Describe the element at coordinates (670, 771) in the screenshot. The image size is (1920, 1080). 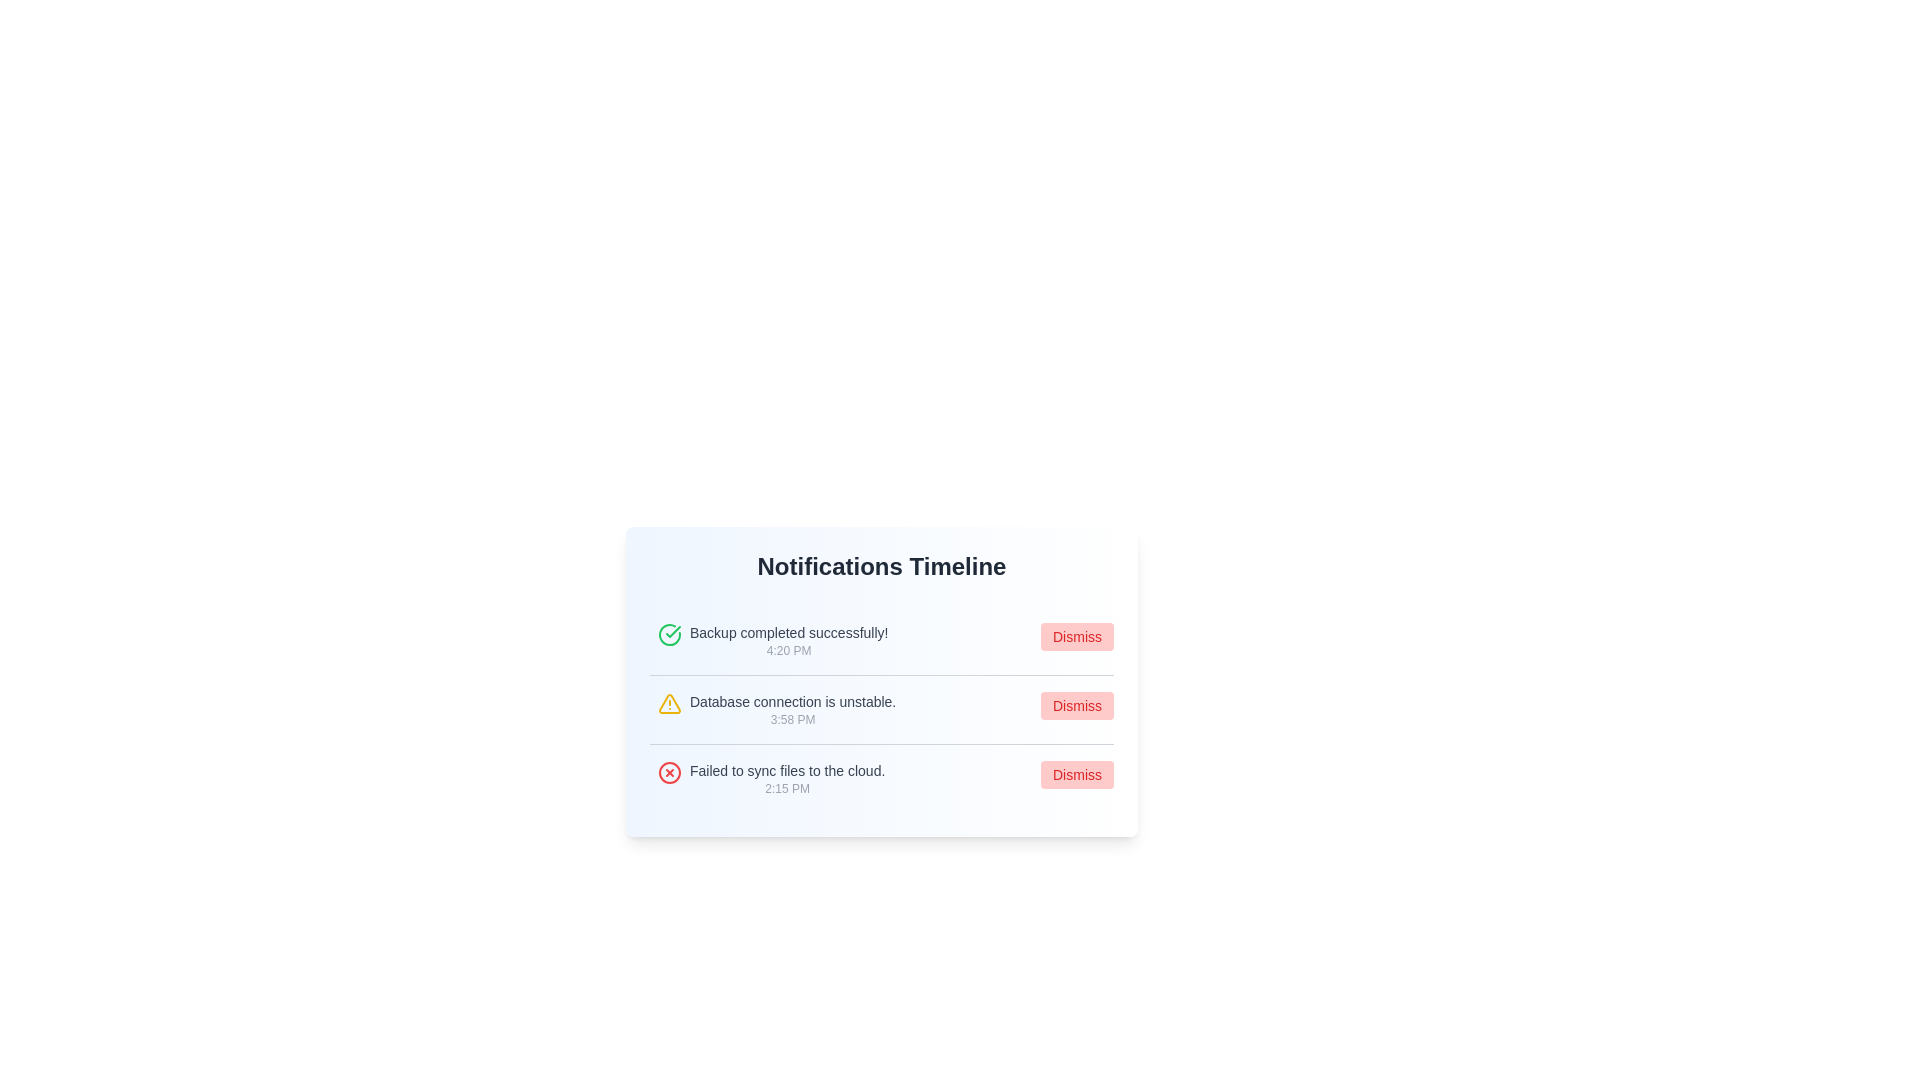
I see `the error notification icon on the leftmost side of the third notification row that accompanies the message 'Failed to sync files to the cloud.'` at that location.